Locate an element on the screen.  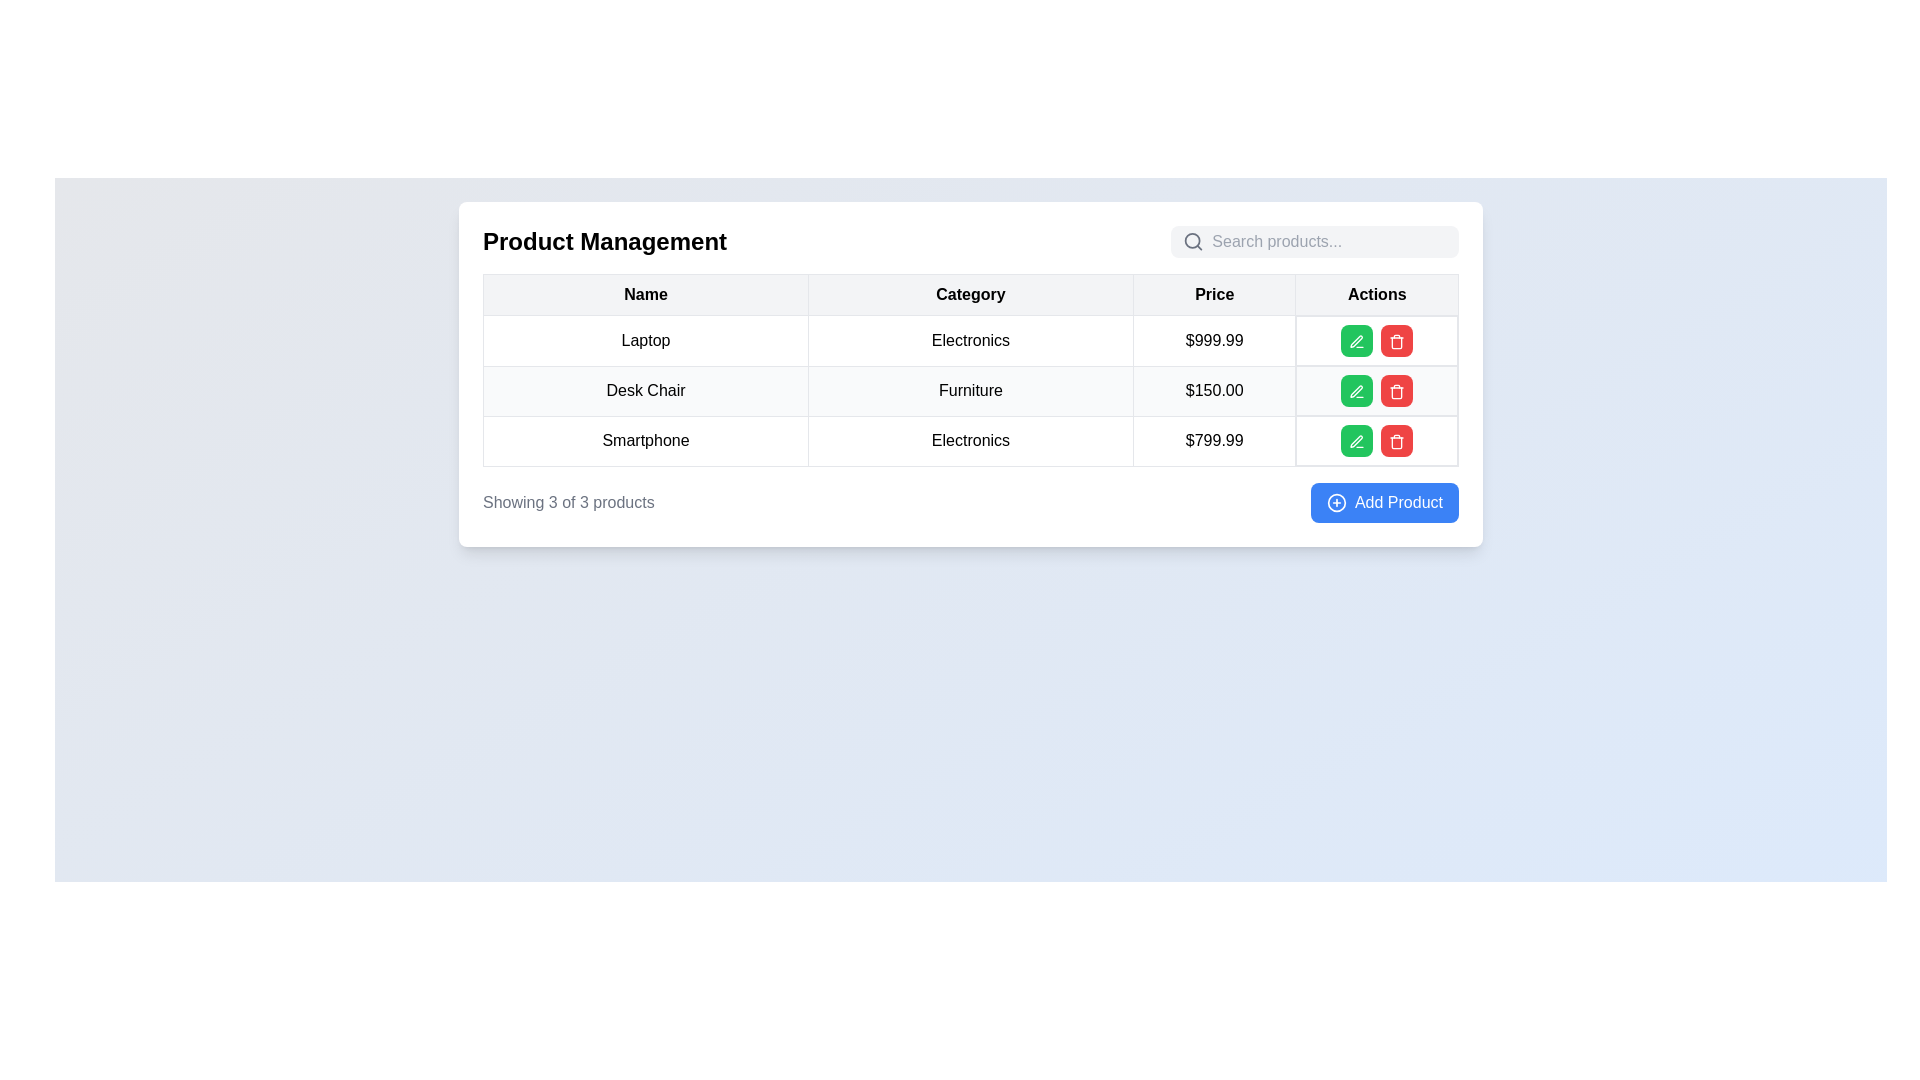
the delete icon button located in the Actions column of the table under the Electronics category to initiate the delete action is located at coordinates (1396, 440).